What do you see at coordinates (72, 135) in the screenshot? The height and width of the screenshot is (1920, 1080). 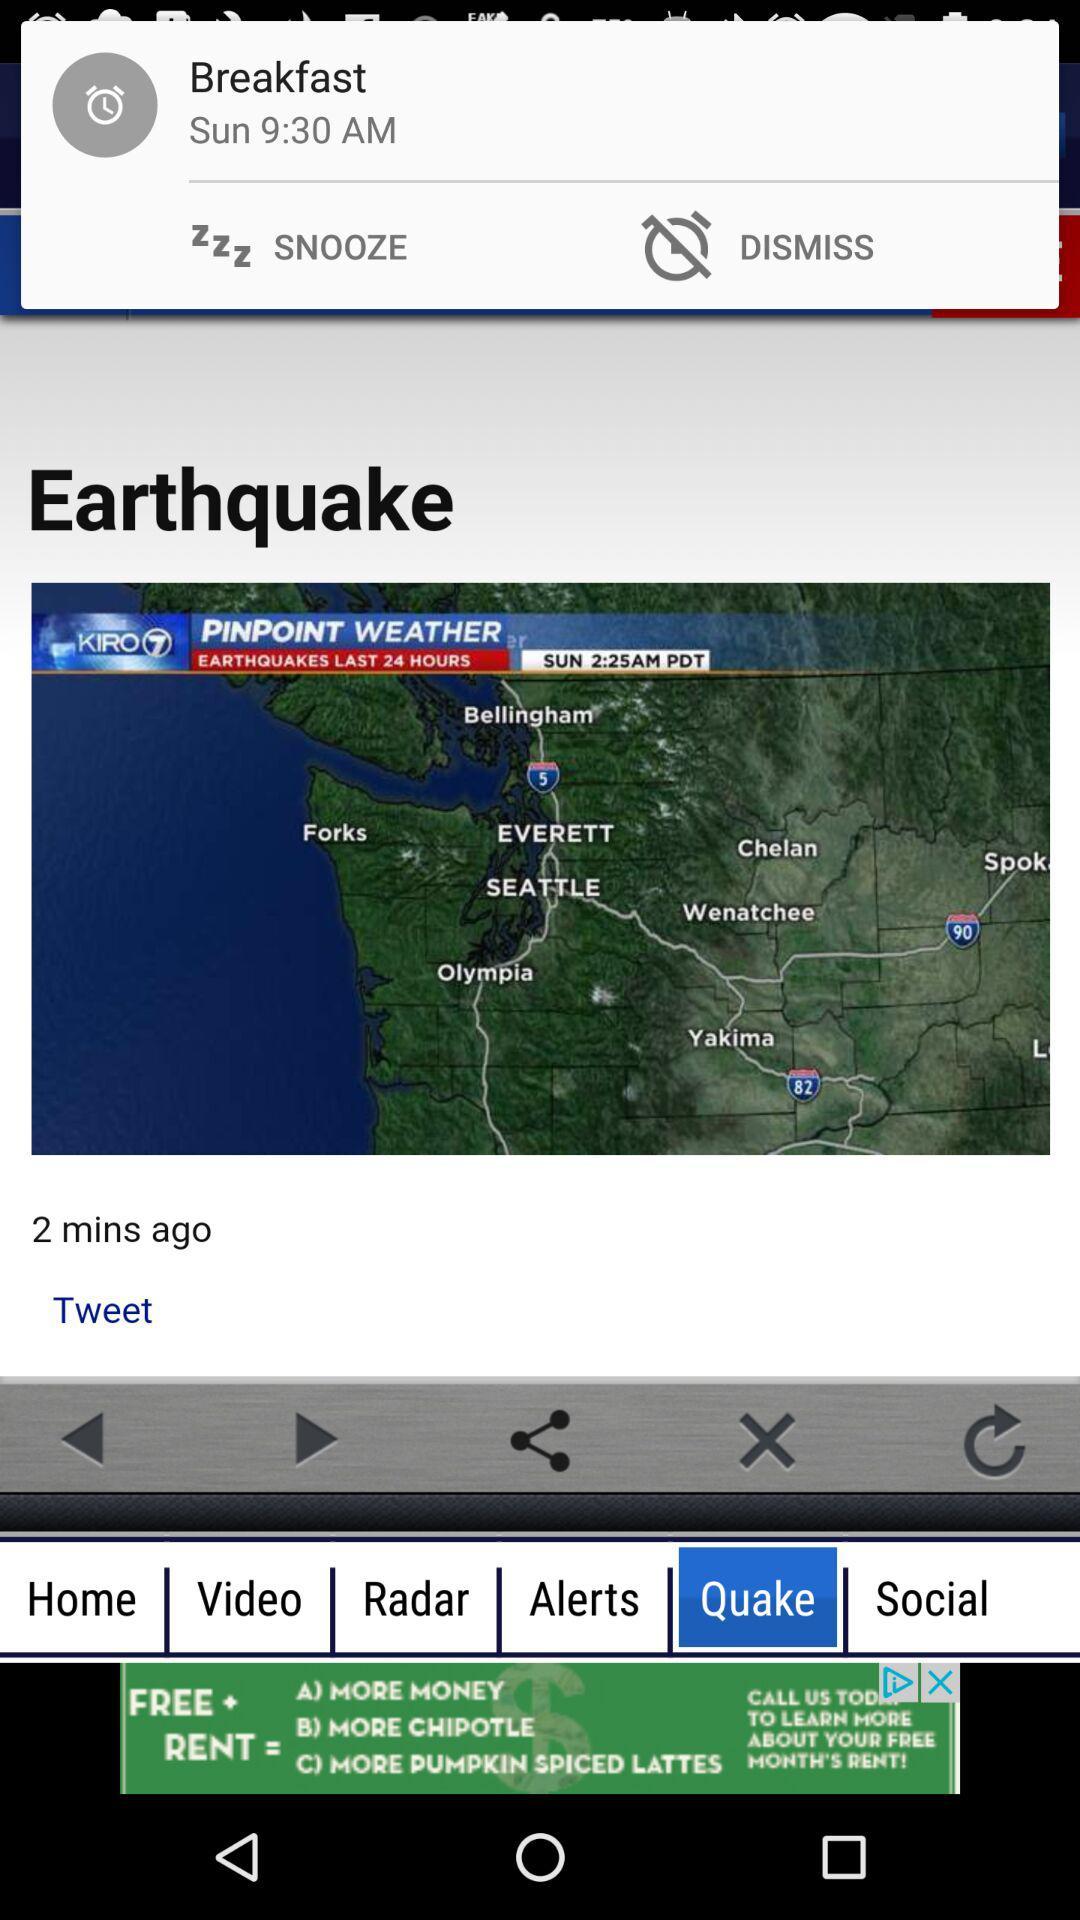 I see `the time icon` at bounding box center [72, 135].